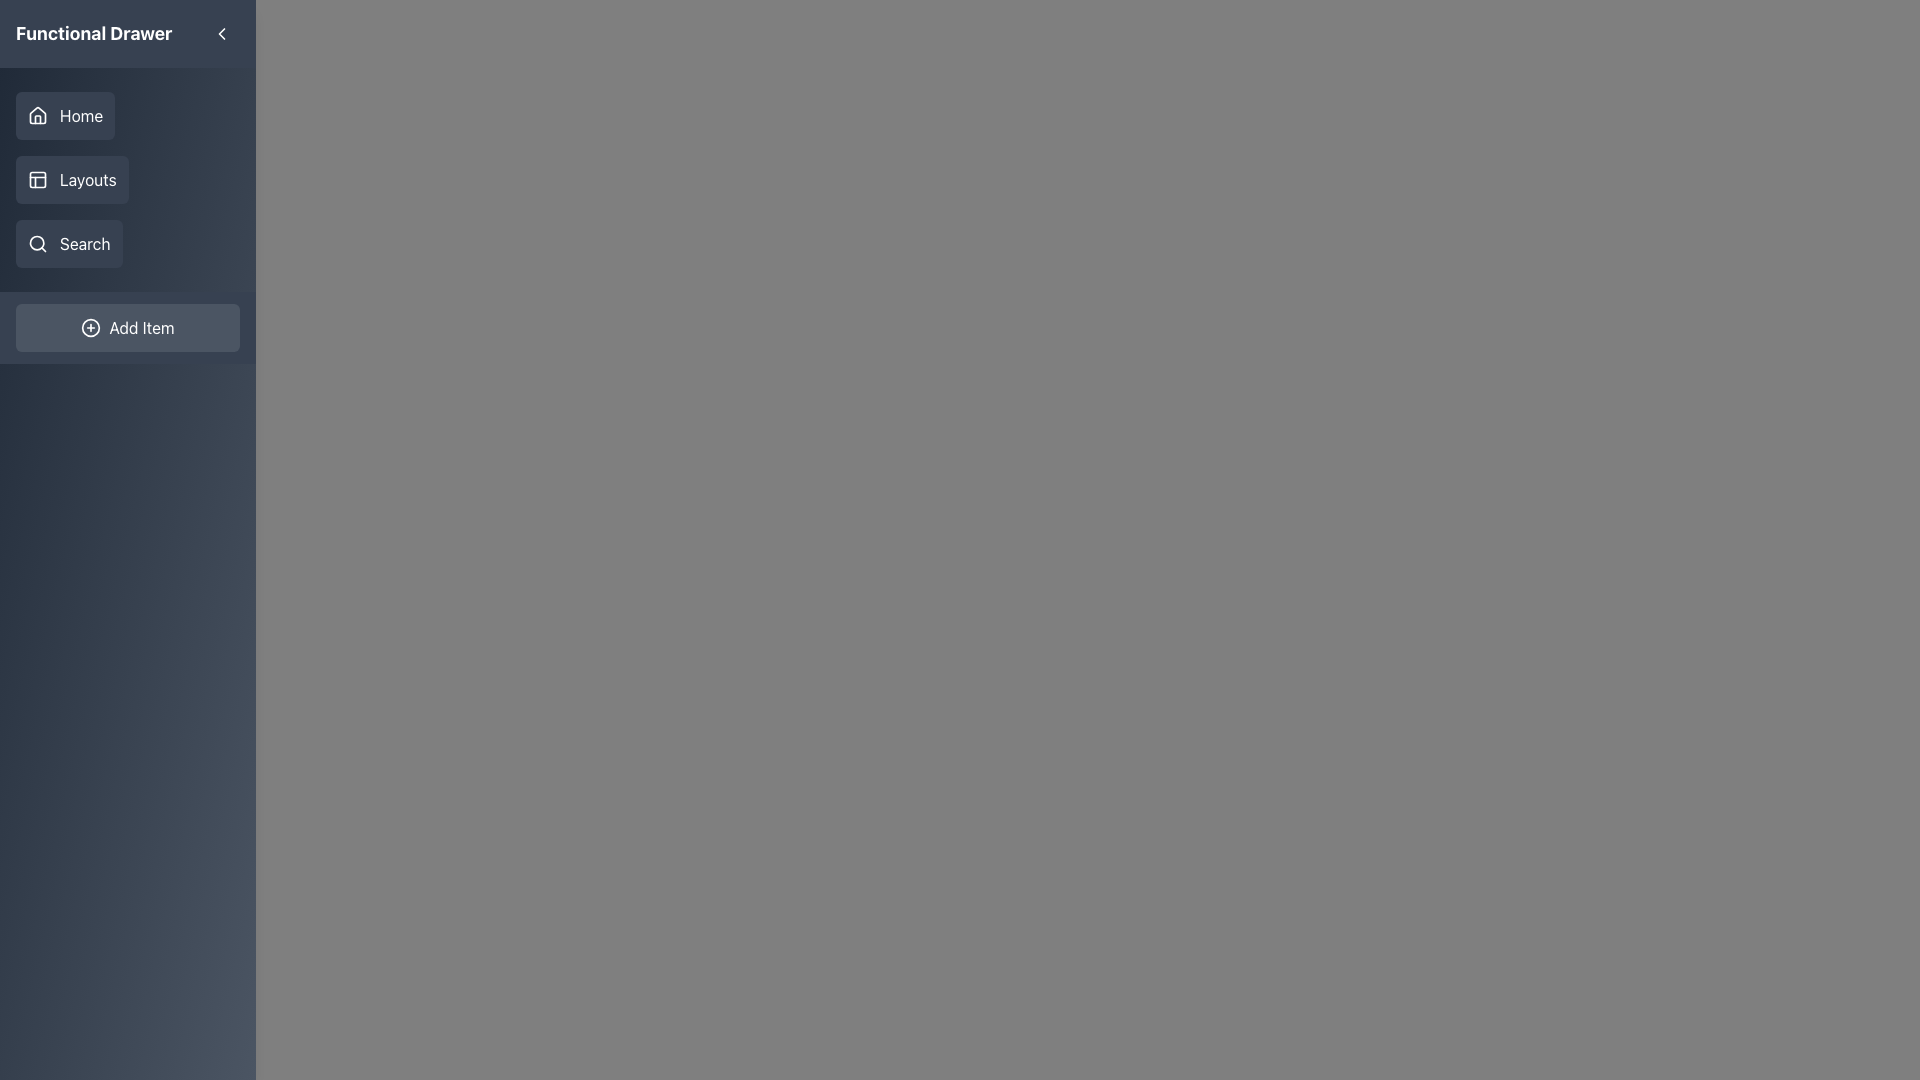 Image resolution: width=1920 pixels, height=1080 pixels. I want to click on the 'Functional Drawer' text label, which is a bold, large font label located at the top-left corner of the sidebar with a dark gray background, so click(93, 34).